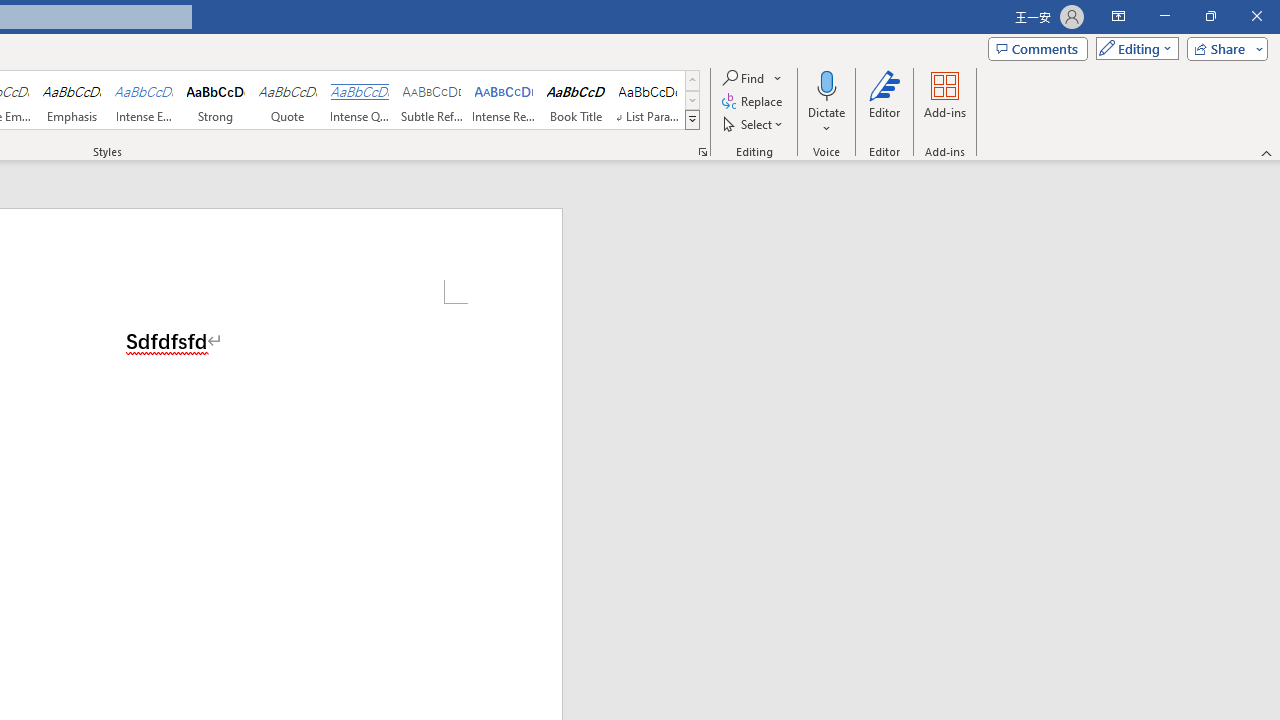  Describe the element at coordinates (287, 100) in the screenshot. I see `'Quote'` at that location.